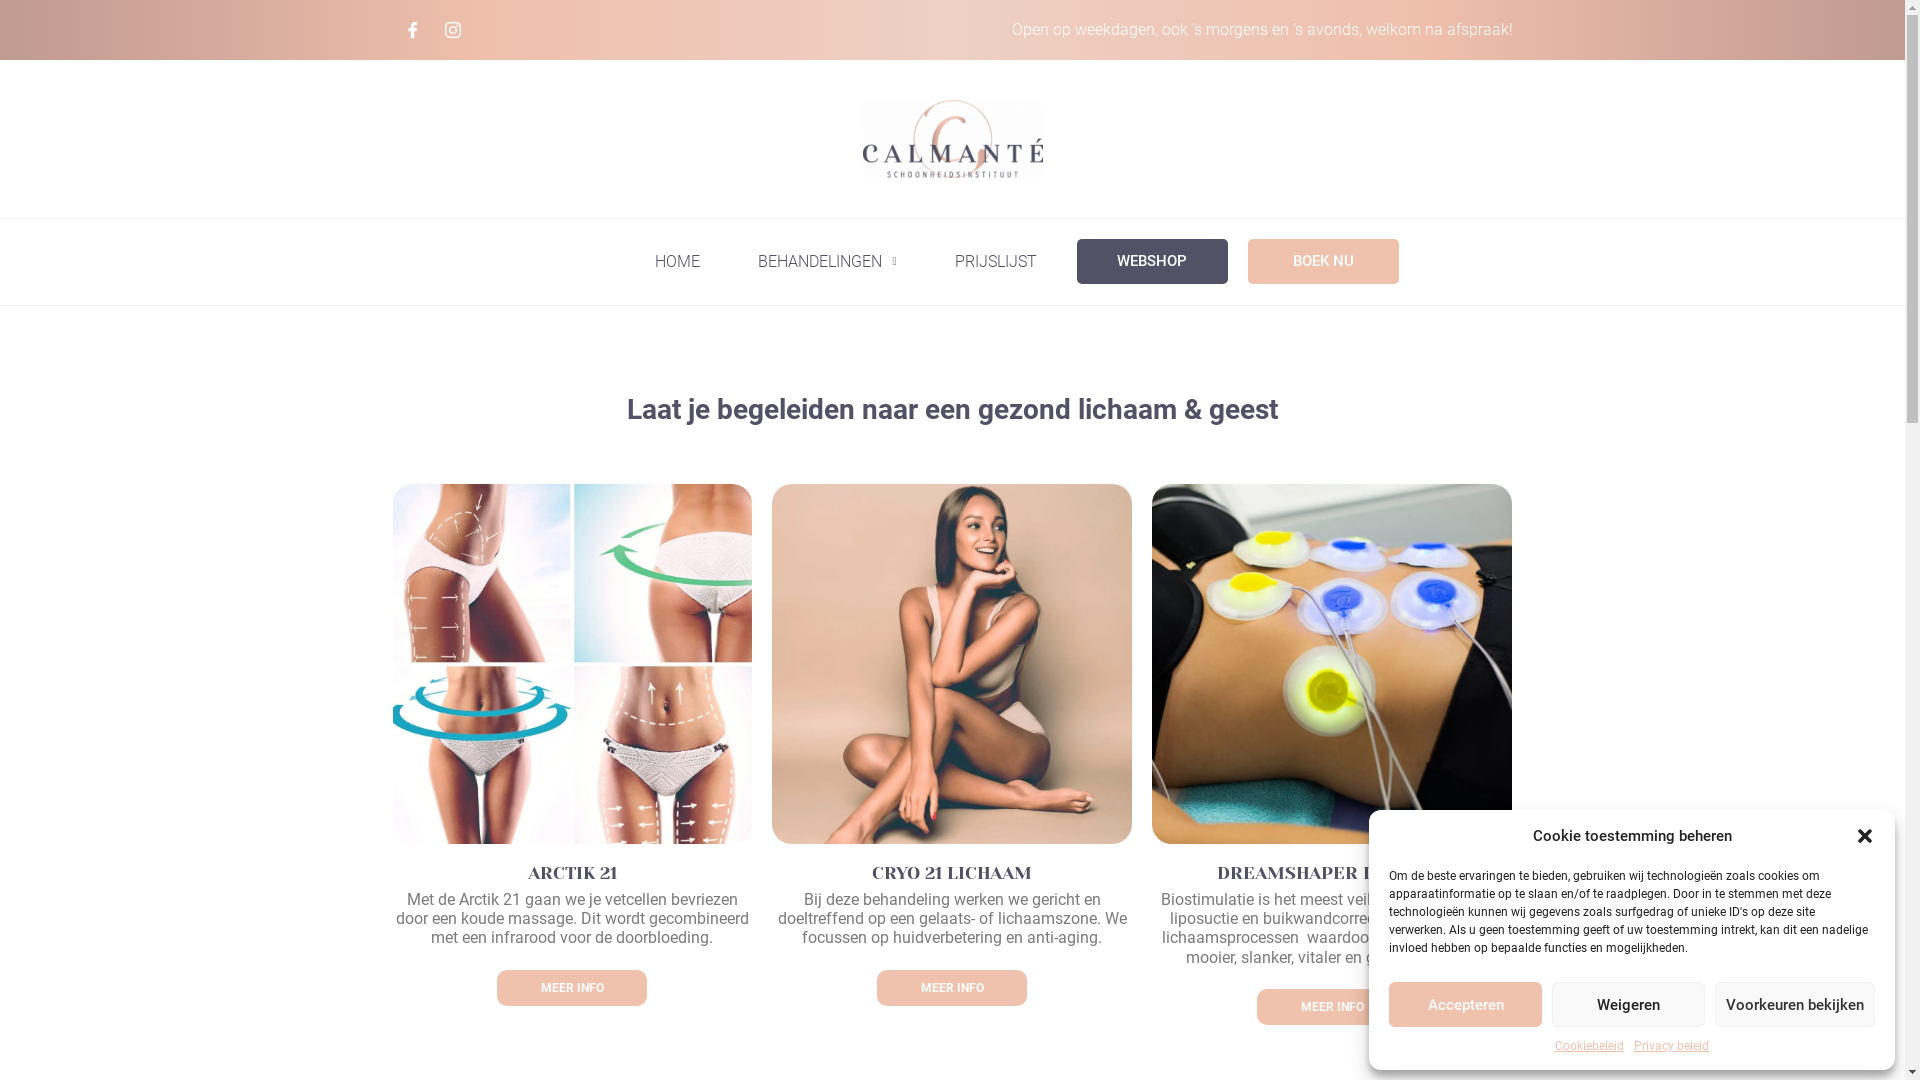  Describe the element at coordinates (1588, 1044) in the screenshot. I see `'Cookiebeleid'` at that location.